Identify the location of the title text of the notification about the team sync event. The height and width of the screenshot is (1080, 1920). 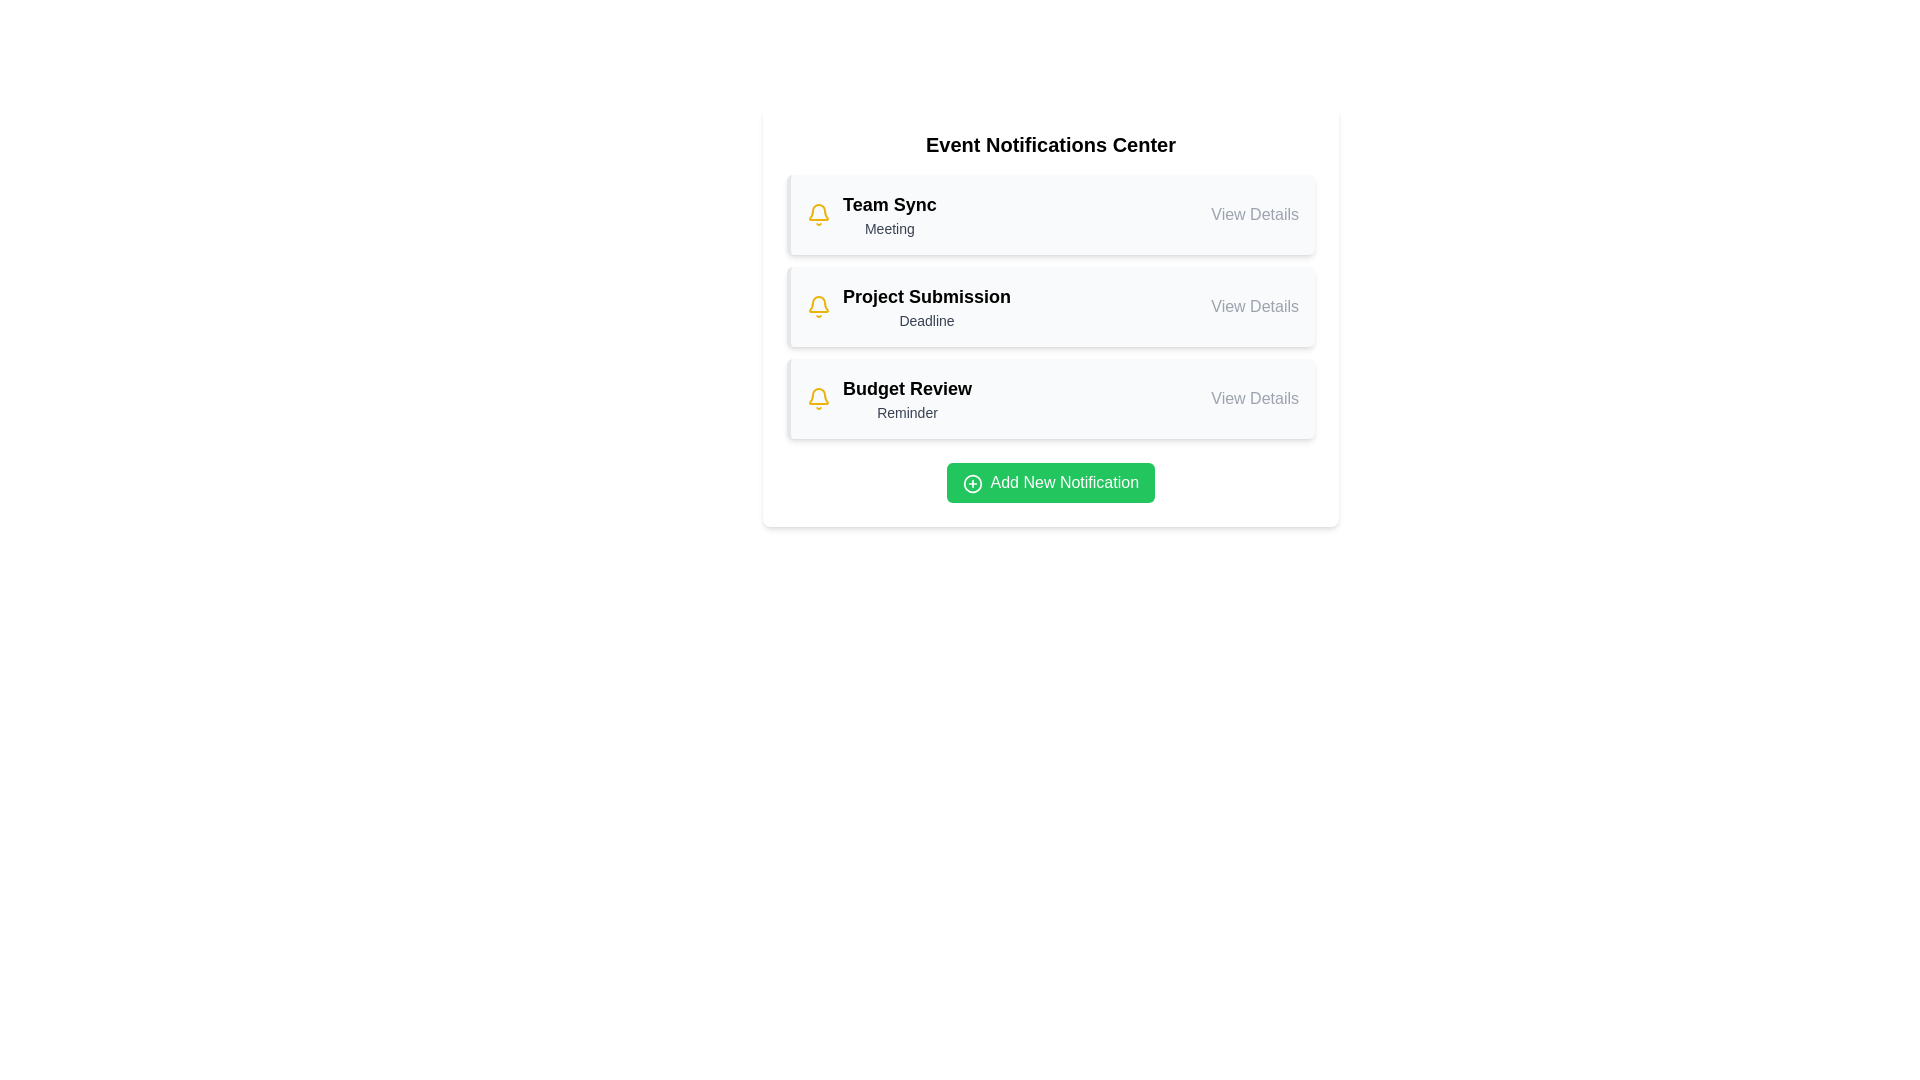
(888, 204).